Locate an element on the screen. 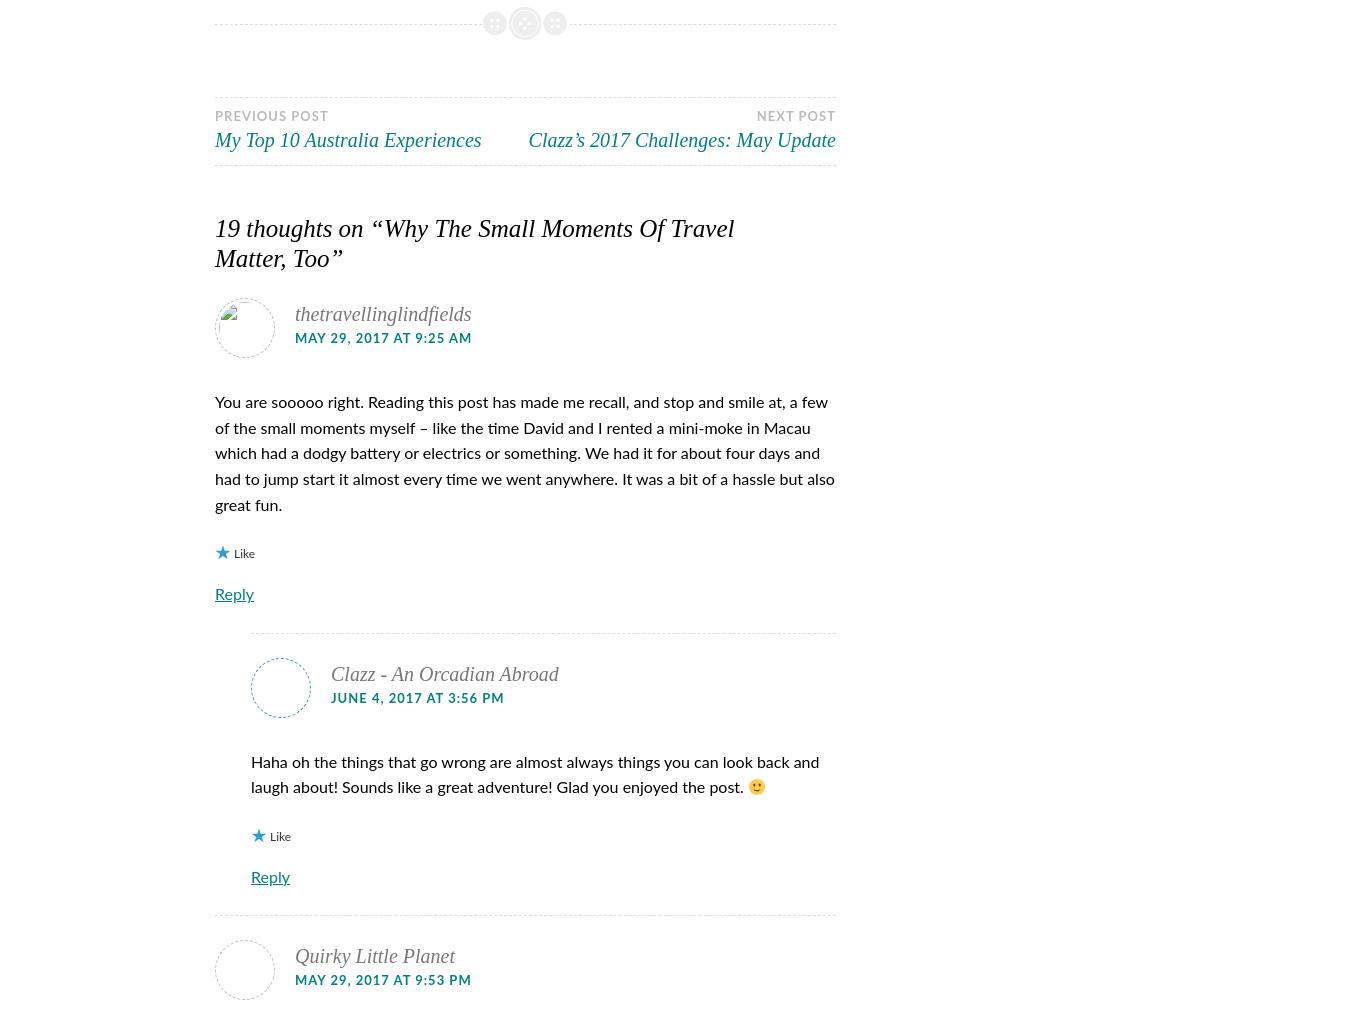 The image size is (1350, 1031). 'May 29, 2017 at 9:25 am' is located at coordinates (383, 338).